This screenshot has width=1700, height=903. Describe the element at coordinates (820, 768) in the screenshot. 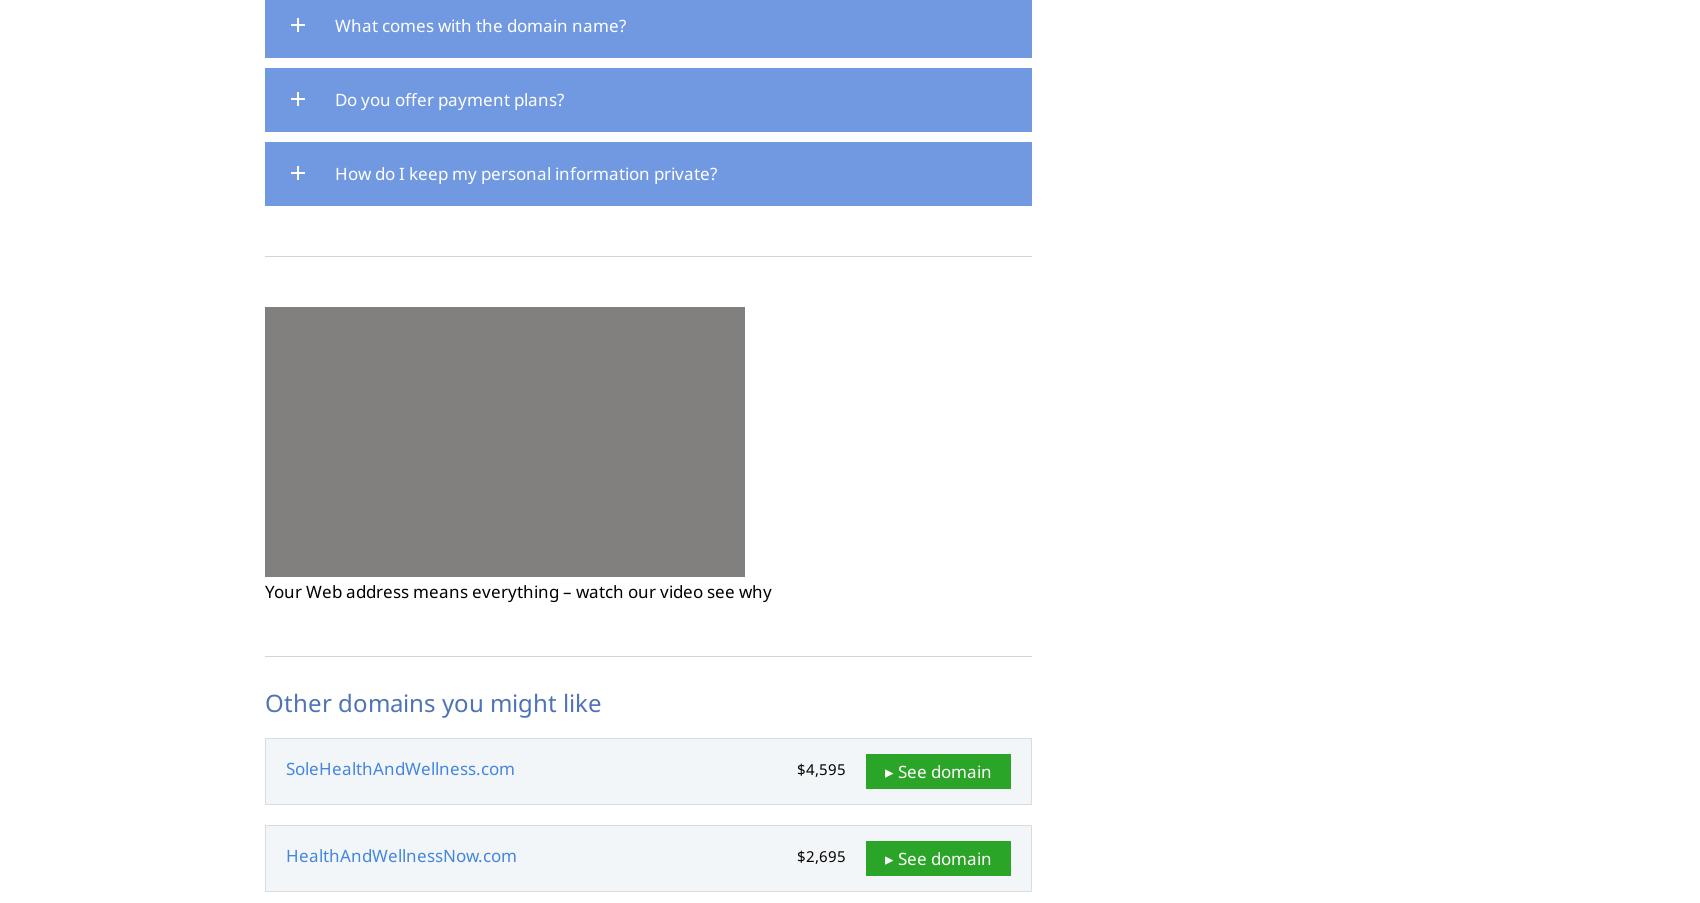

I see `'$4,595'` at that location.